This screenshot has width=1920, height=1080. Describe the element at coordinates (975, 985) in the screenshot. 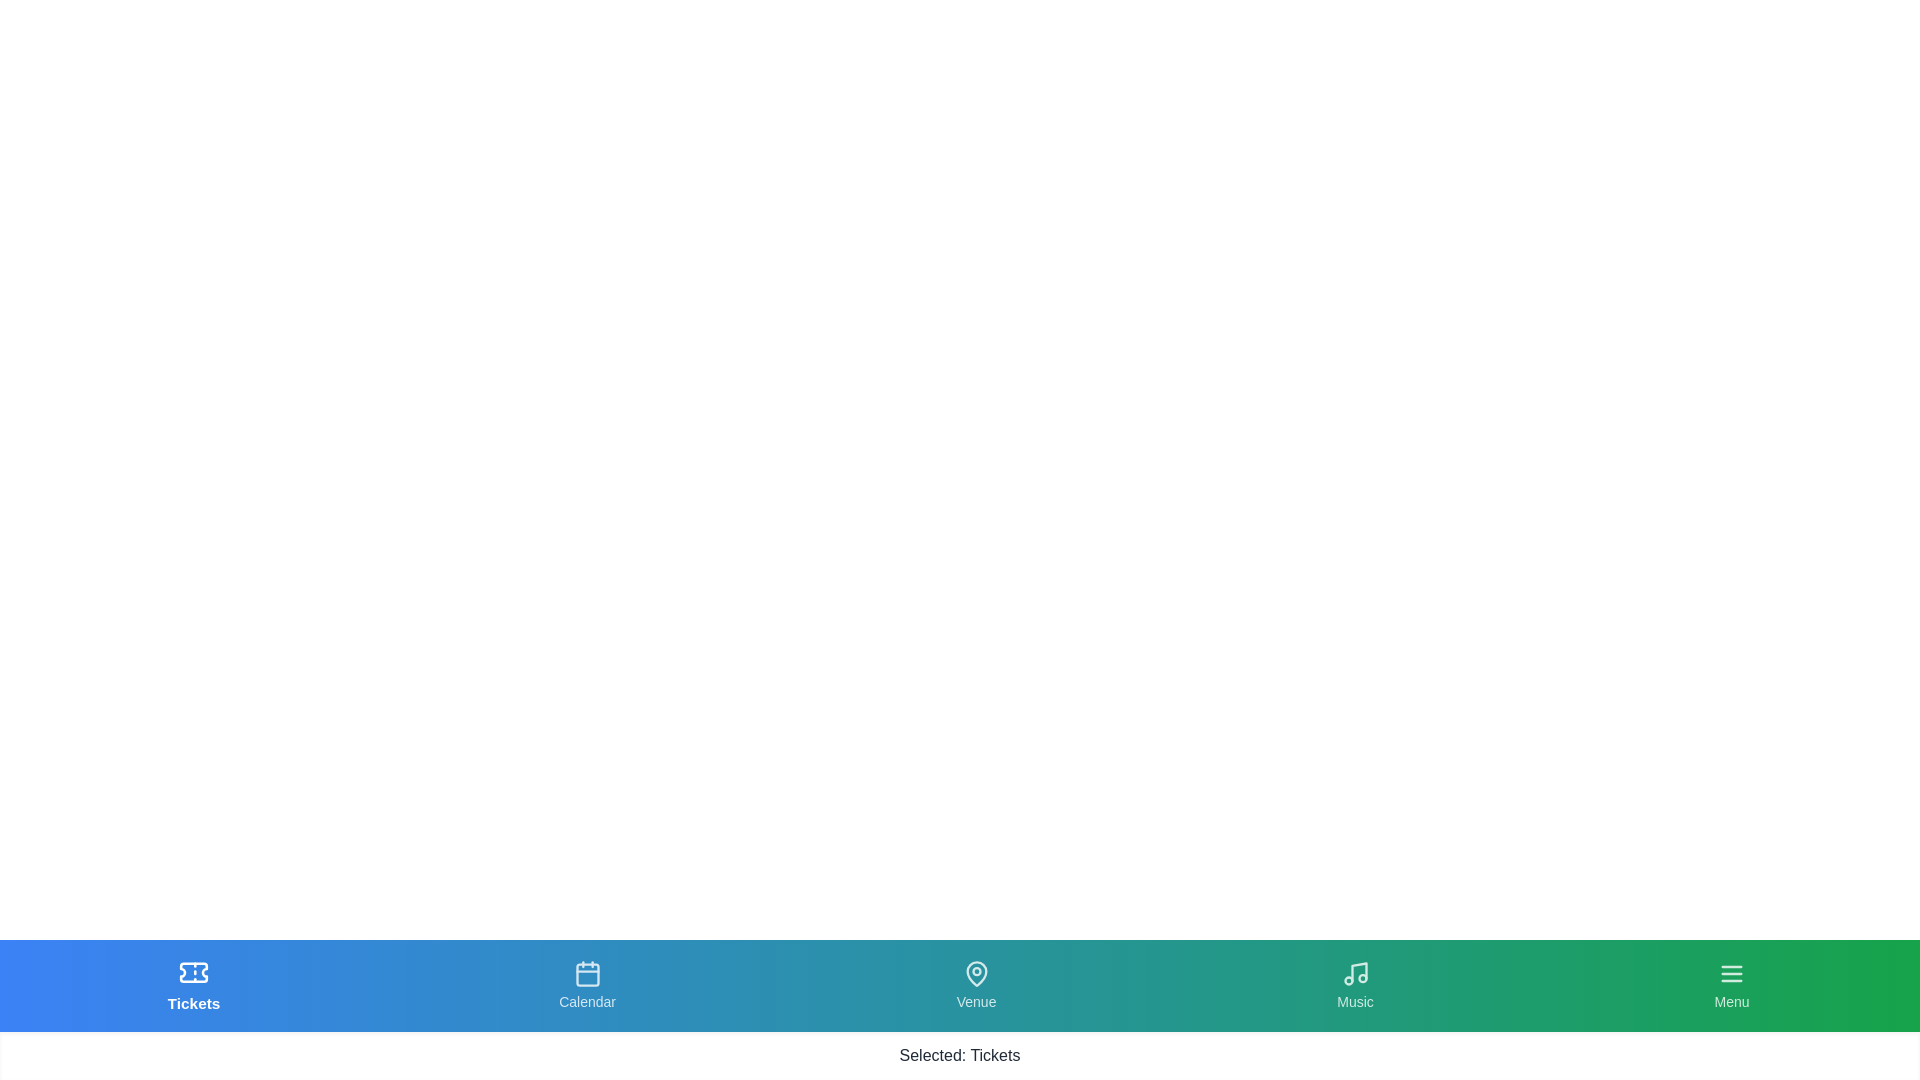

I see `the Venue tab in the navigation bar` at that location.